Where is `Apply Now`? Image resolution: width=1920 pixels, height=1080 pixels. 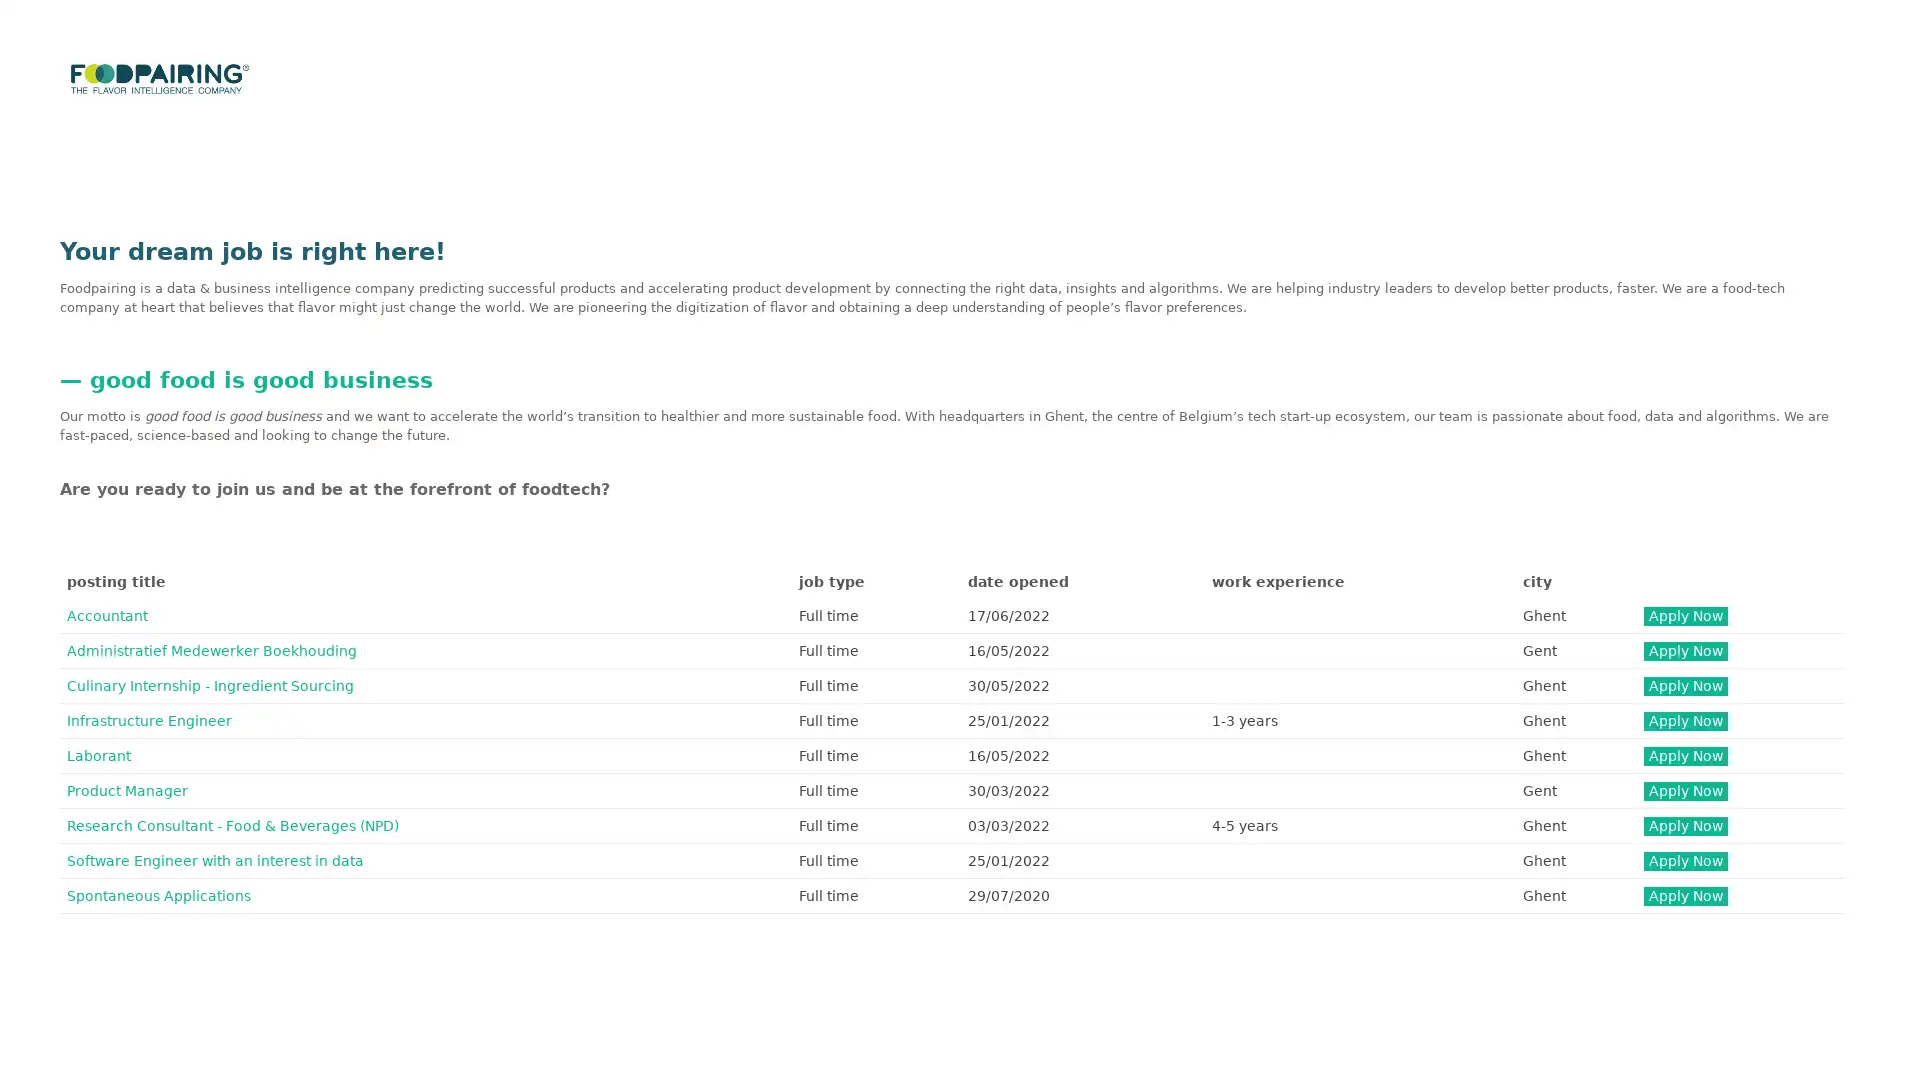
Apply Now is located at coordinates (1683, 825).